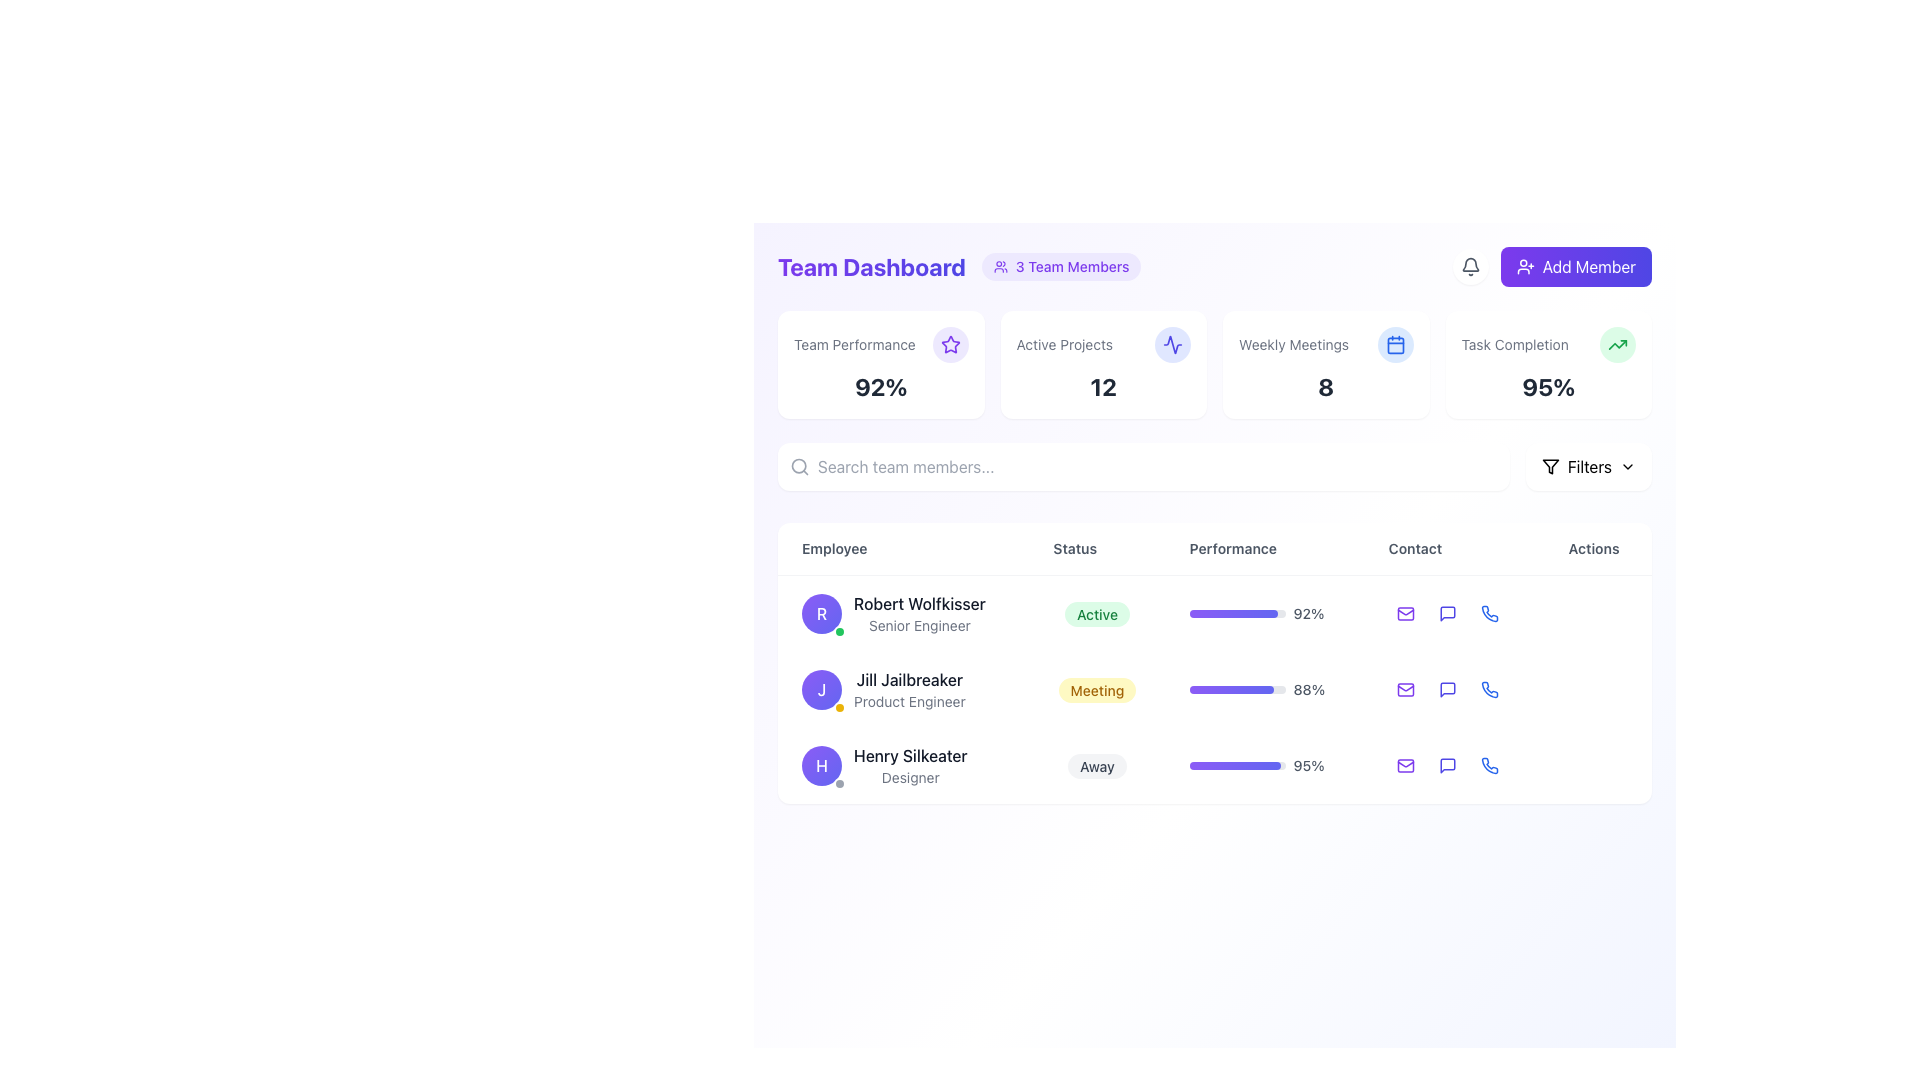  Describe the element at coordinates (949, 343) in the screenshot. I see `the stylized five-point star icon outlined in purple, located within the 'Team Performance' card on the 'Team Dashboard' interface` at that location.